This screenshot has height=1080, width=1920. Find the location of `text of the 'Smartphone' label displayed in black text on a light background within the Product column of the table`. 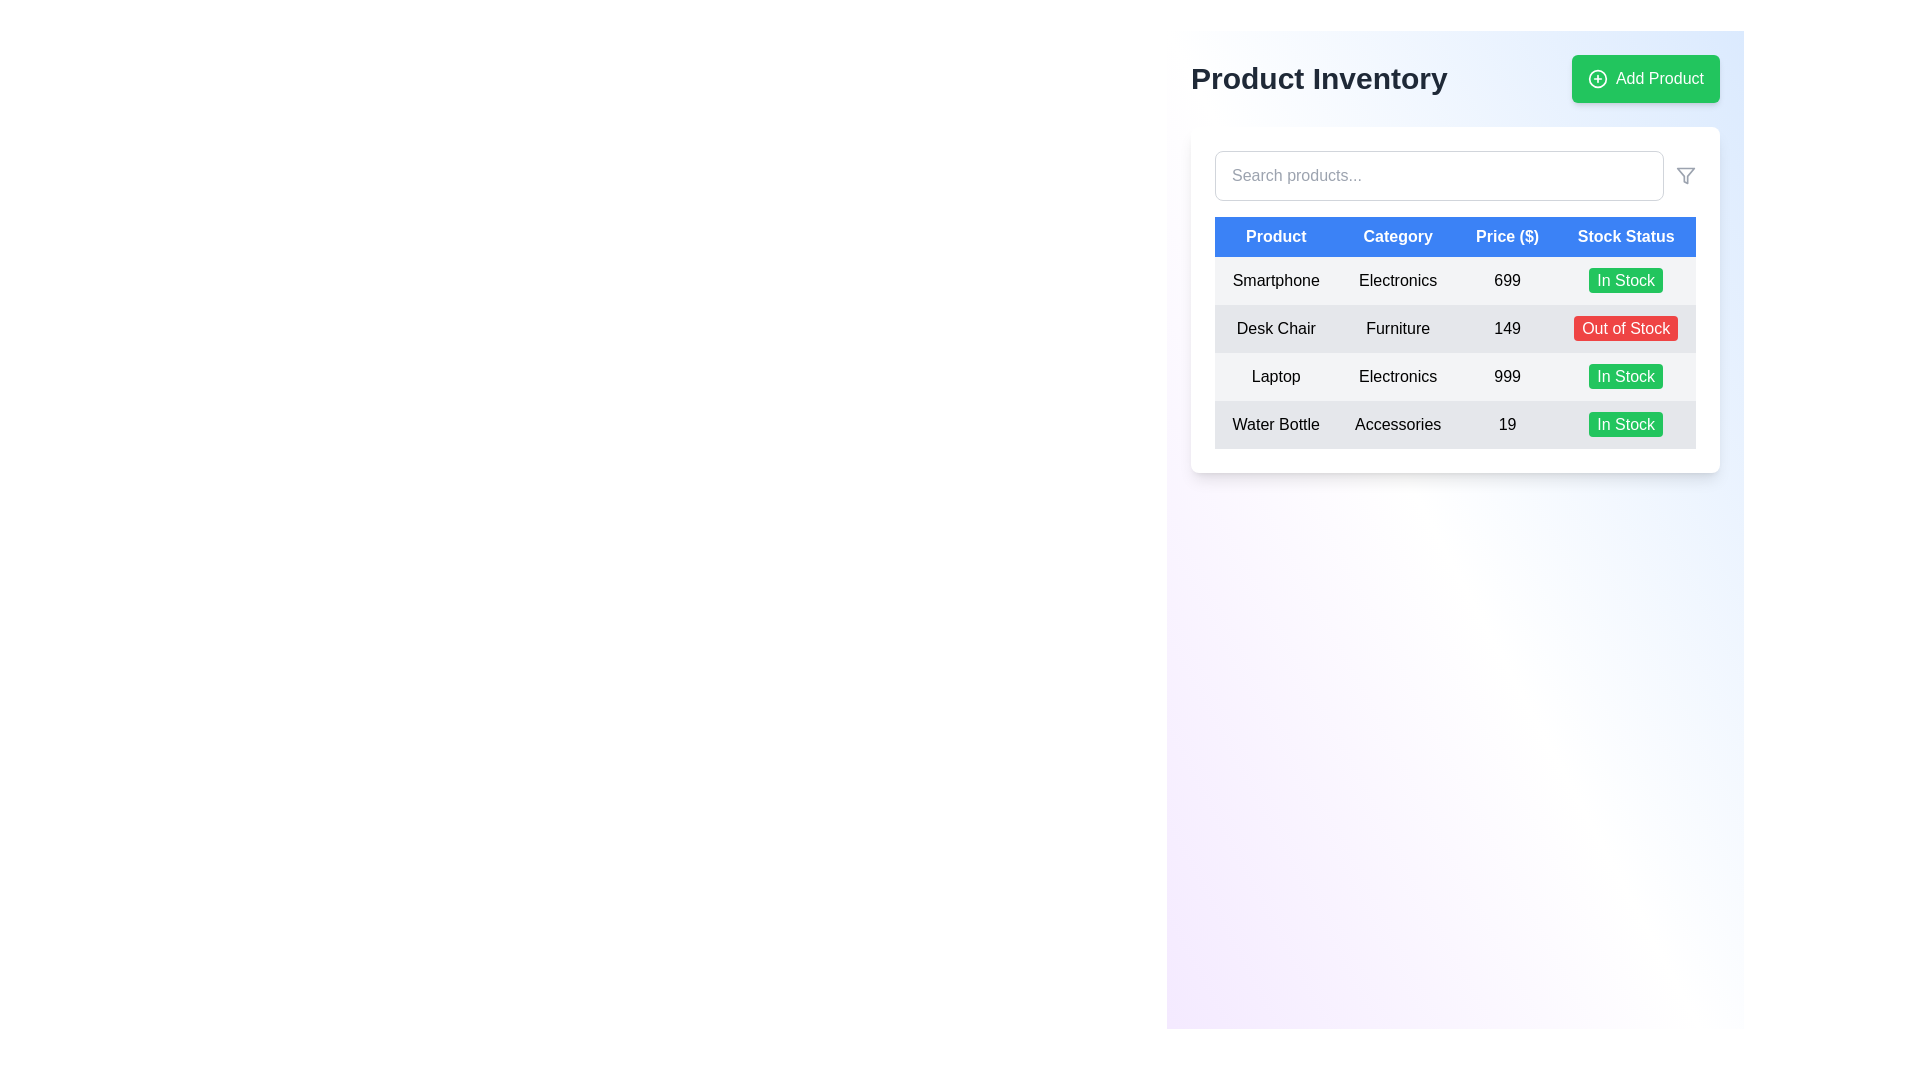

text of the 'Smartphone' label displayed in black text on a light background within the Product column of the table is located at coordinates (1275, 281).